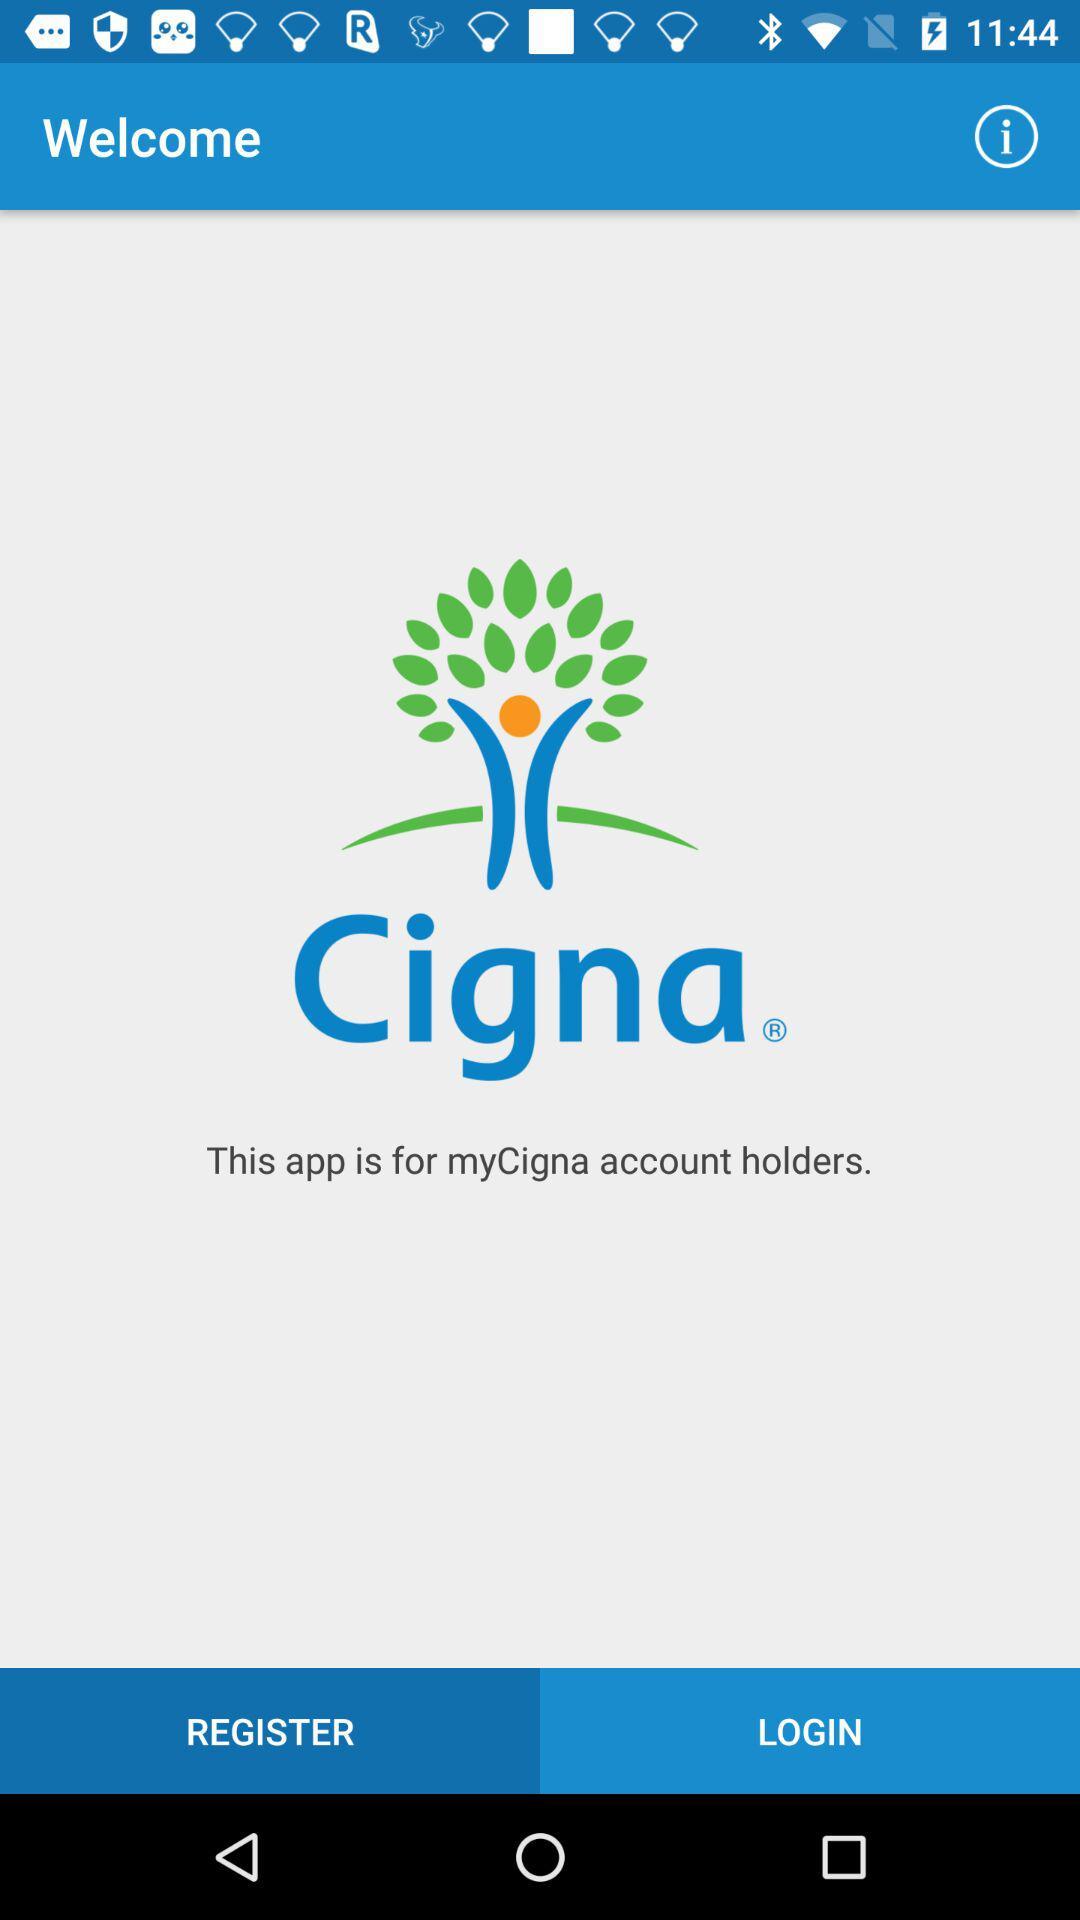 Image resolution: width=1080 pixels, height=1920 pixels. What do you see at coordinates (810, 1730) in the screenshot?
I see `the item next to register` at bounding box center [810, 1730].